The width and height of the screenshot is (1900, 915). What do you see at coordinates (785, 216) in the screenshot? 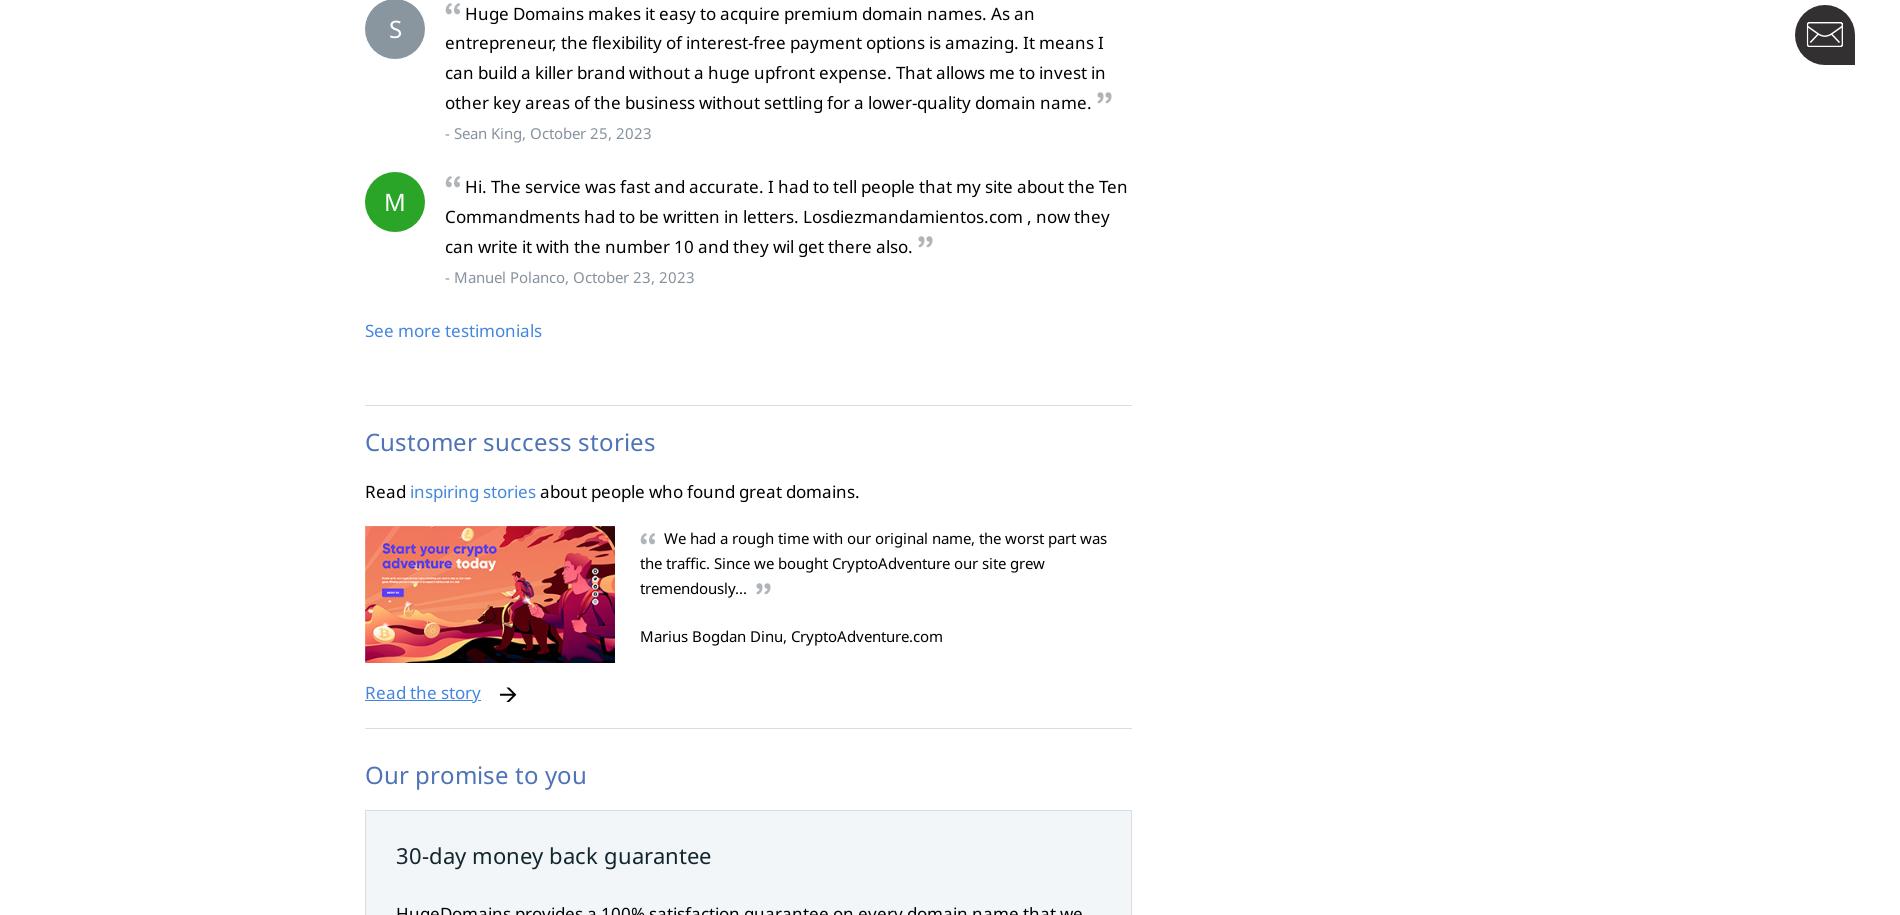
I see `'Hi. The service was fast and accurate.
I had to tell people that my site about the Ten Commandments had to be written in letters. Losdiezmandamientos.com , now they can write it with the number 10 and they wil get there also.'` at bounding box center [785, 216].